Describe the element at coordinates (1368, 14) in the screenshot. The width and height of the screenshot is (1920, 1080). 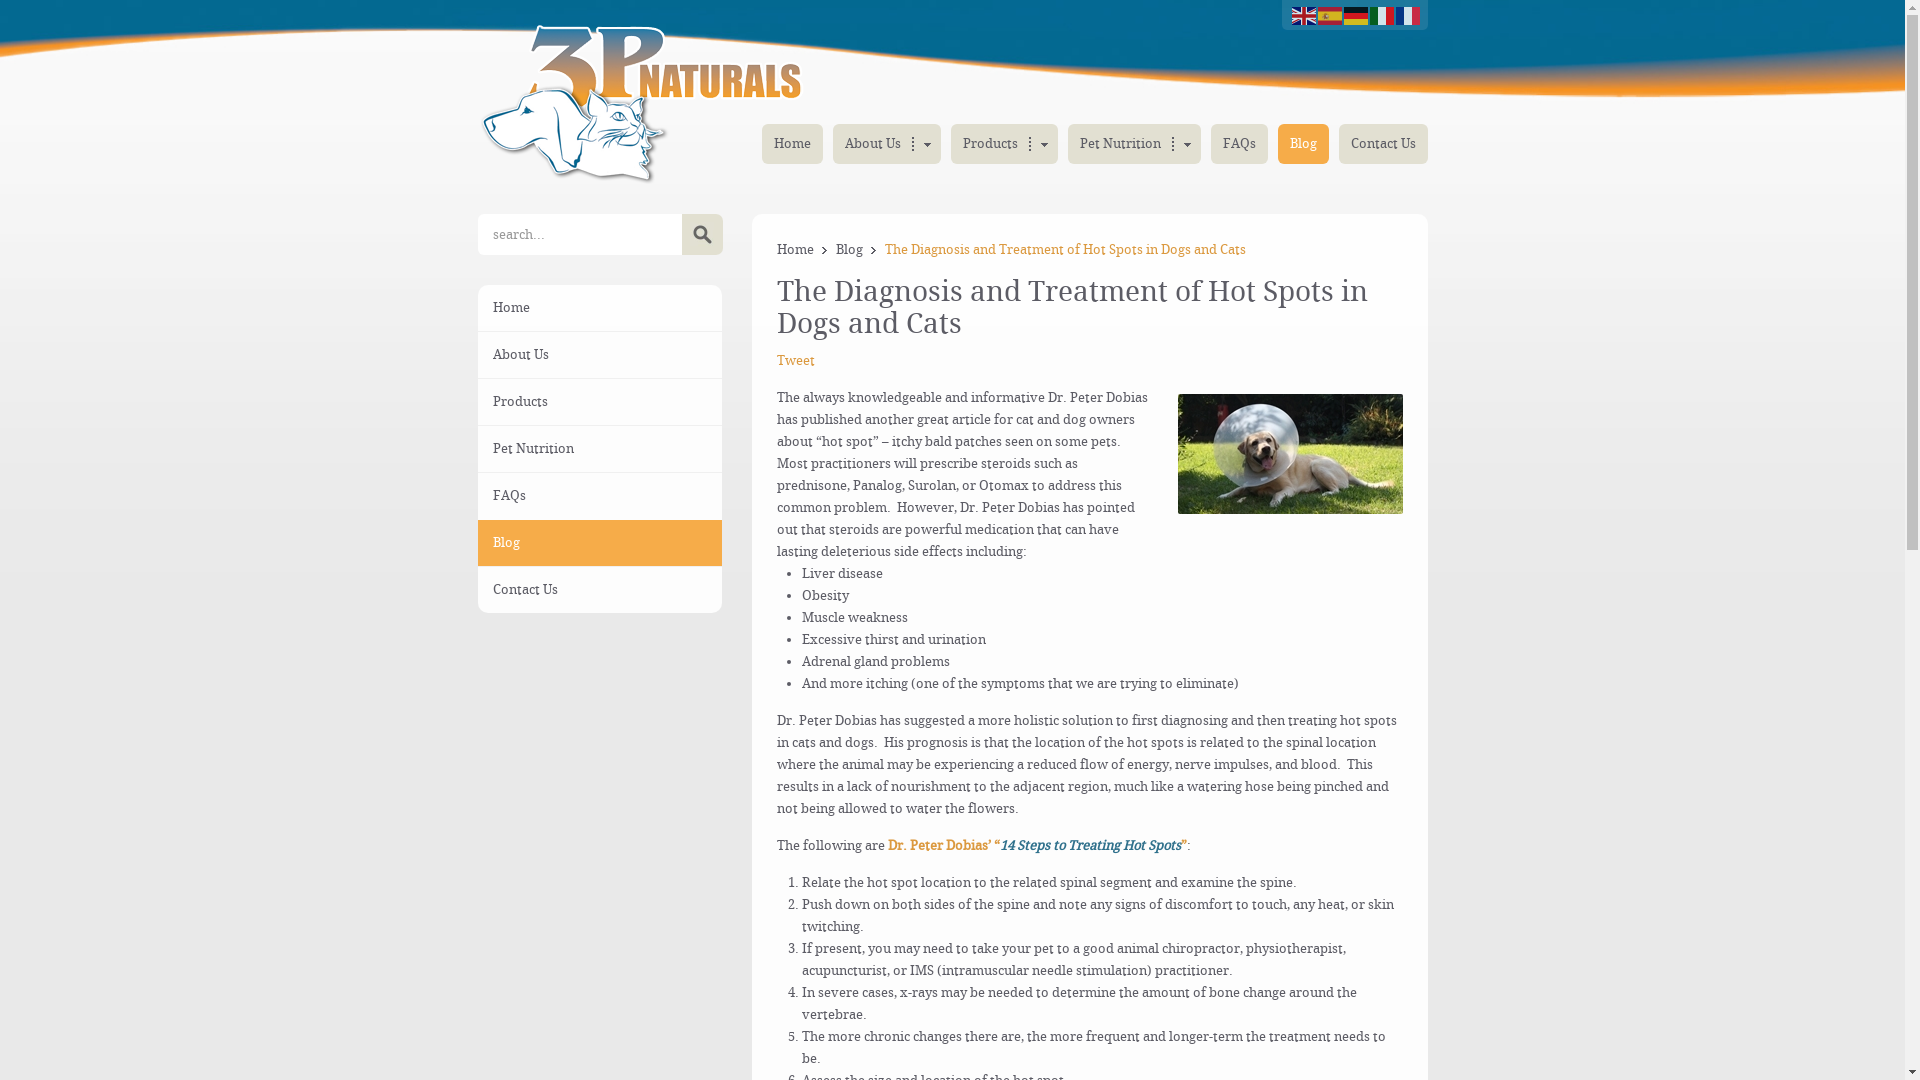
I see `'Italiano'` at that location.